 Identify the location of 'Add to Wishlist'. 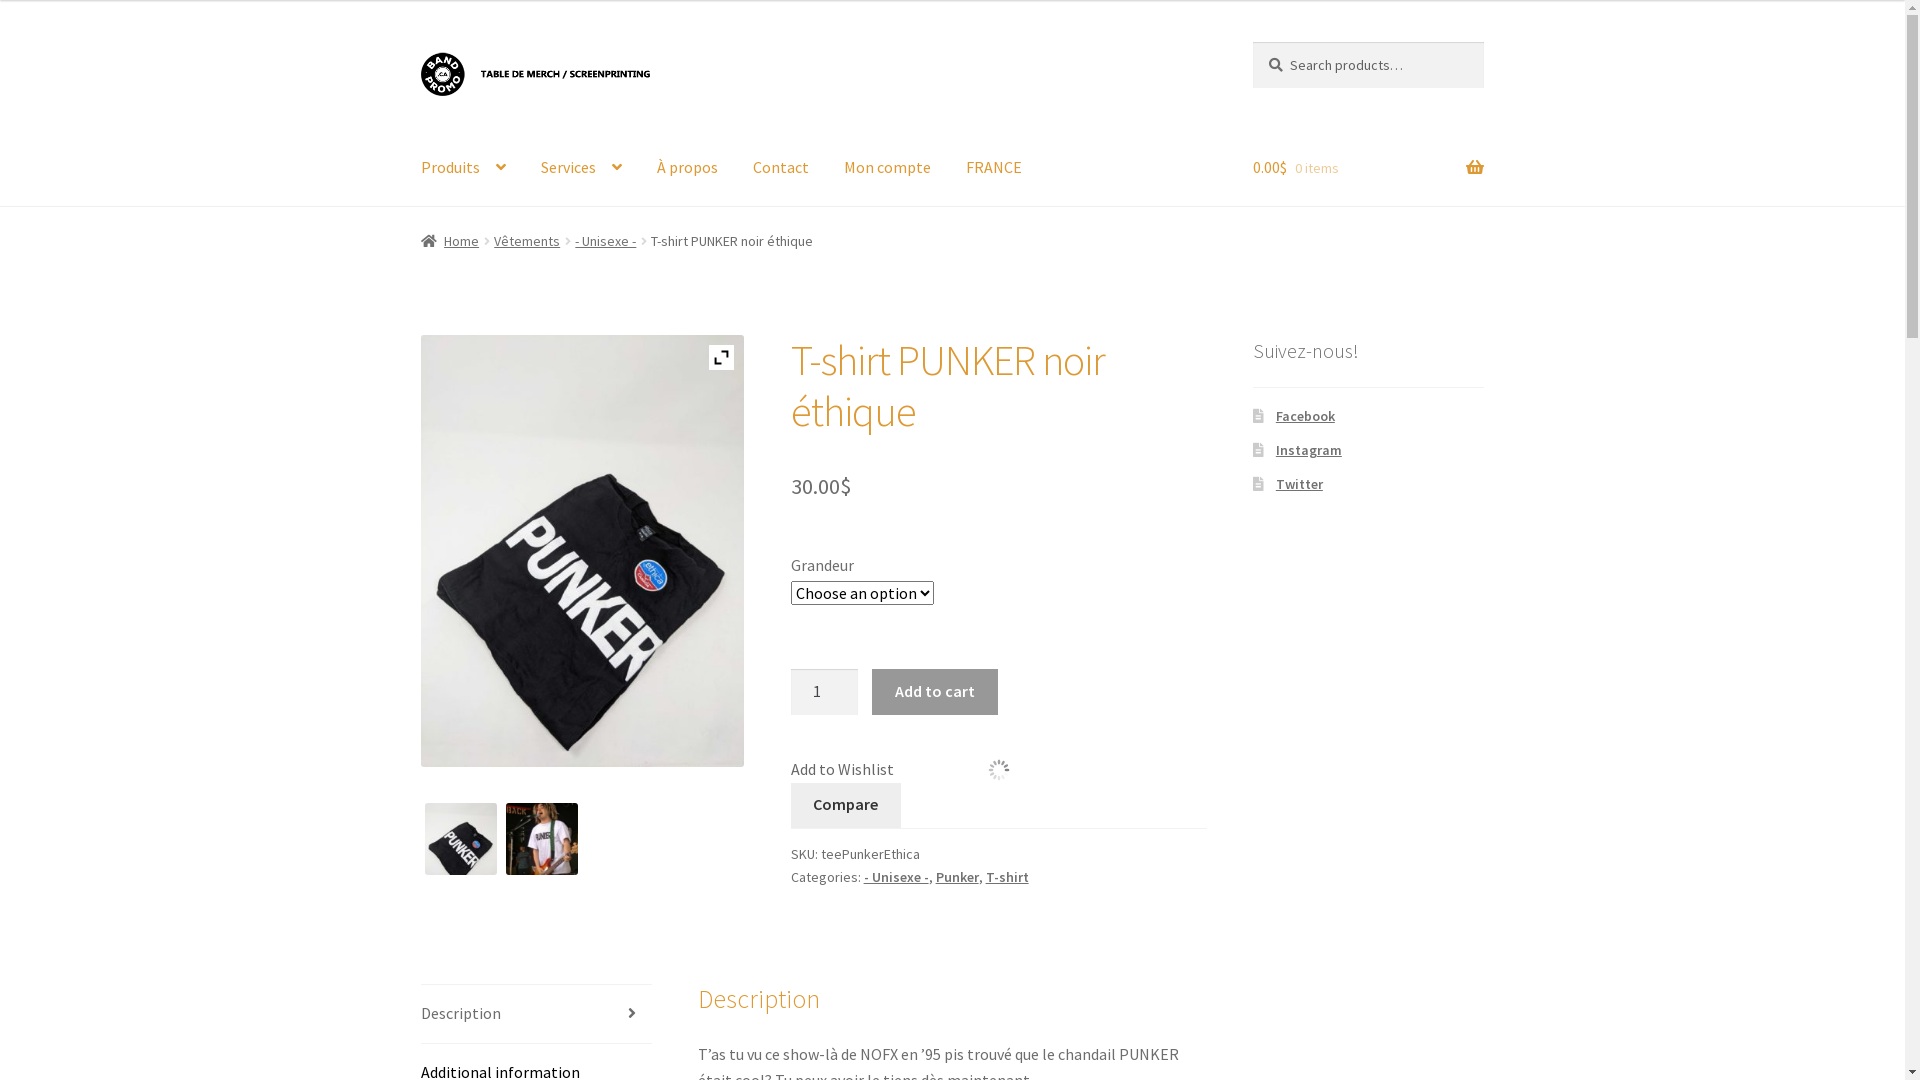
(842, 767).